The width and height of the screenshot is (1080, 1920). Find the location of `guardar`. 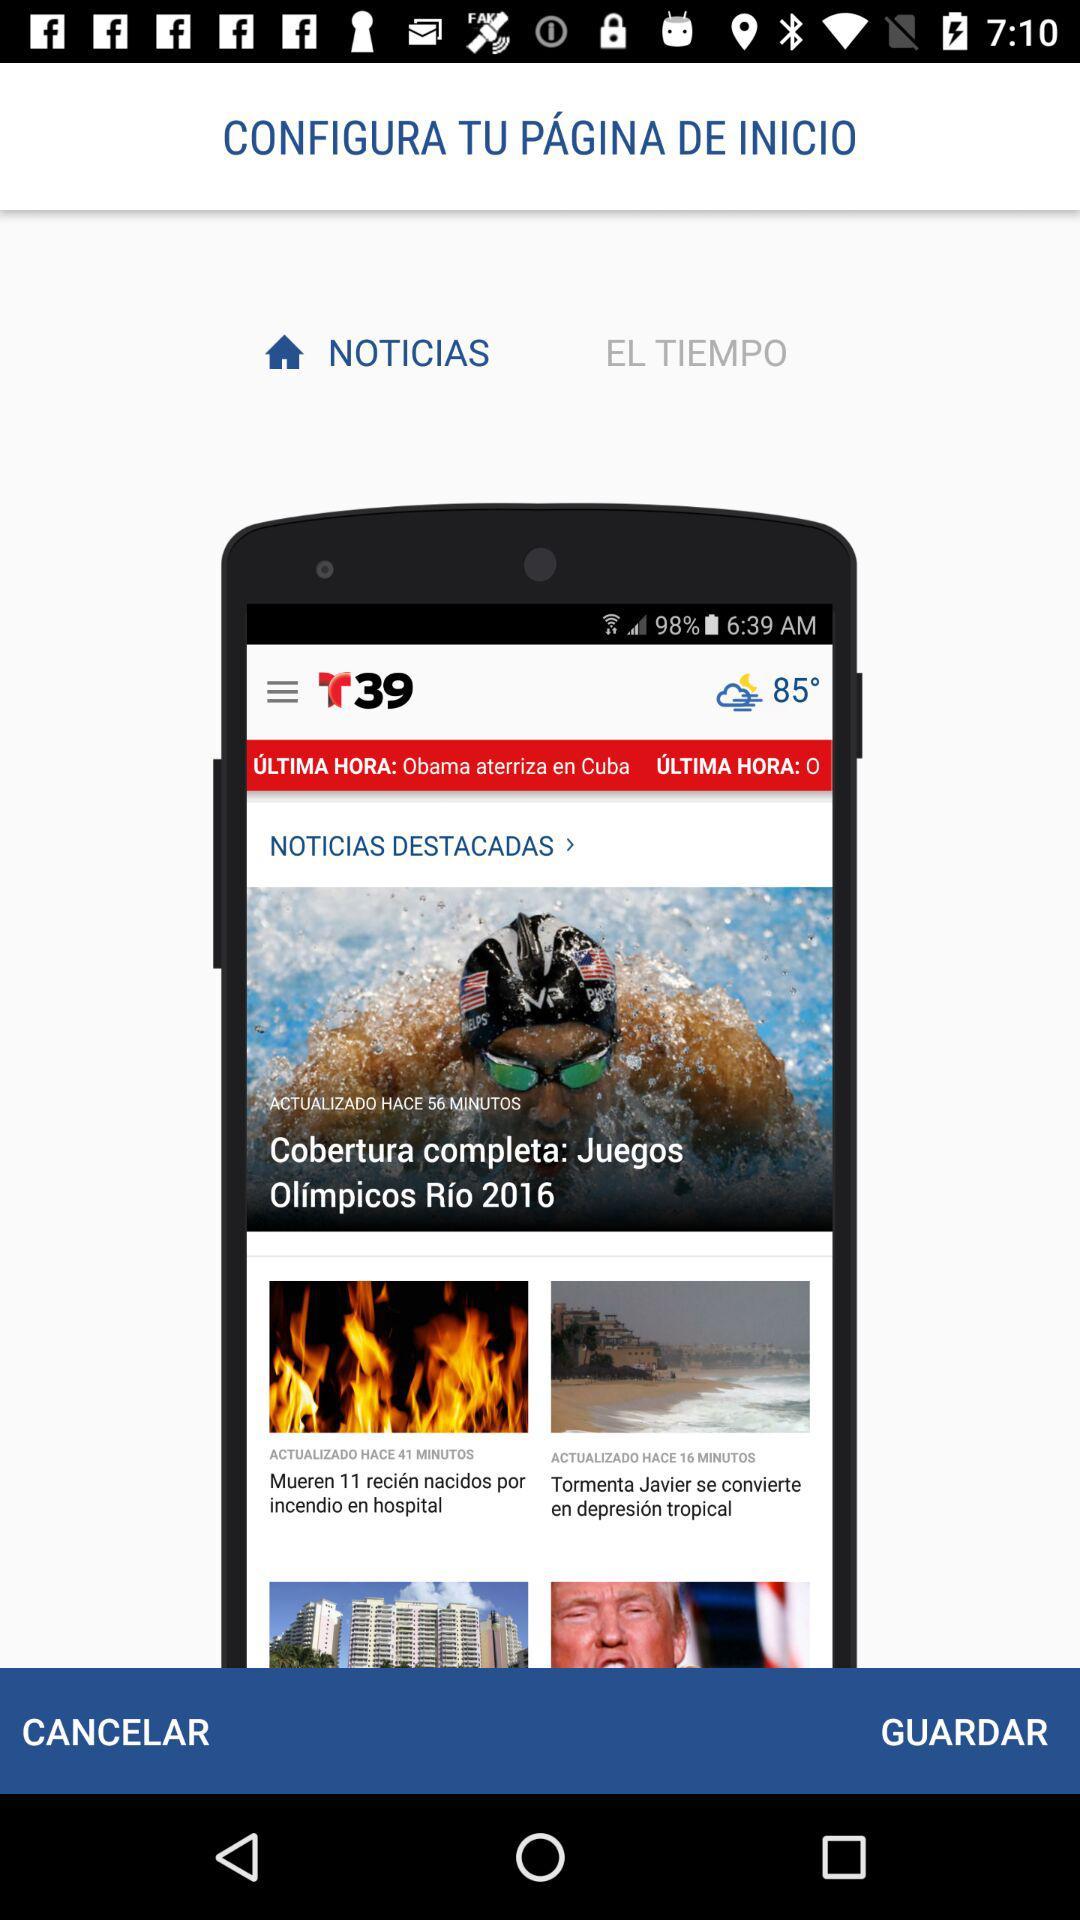

guardar is located at coordinates (963, 1730).